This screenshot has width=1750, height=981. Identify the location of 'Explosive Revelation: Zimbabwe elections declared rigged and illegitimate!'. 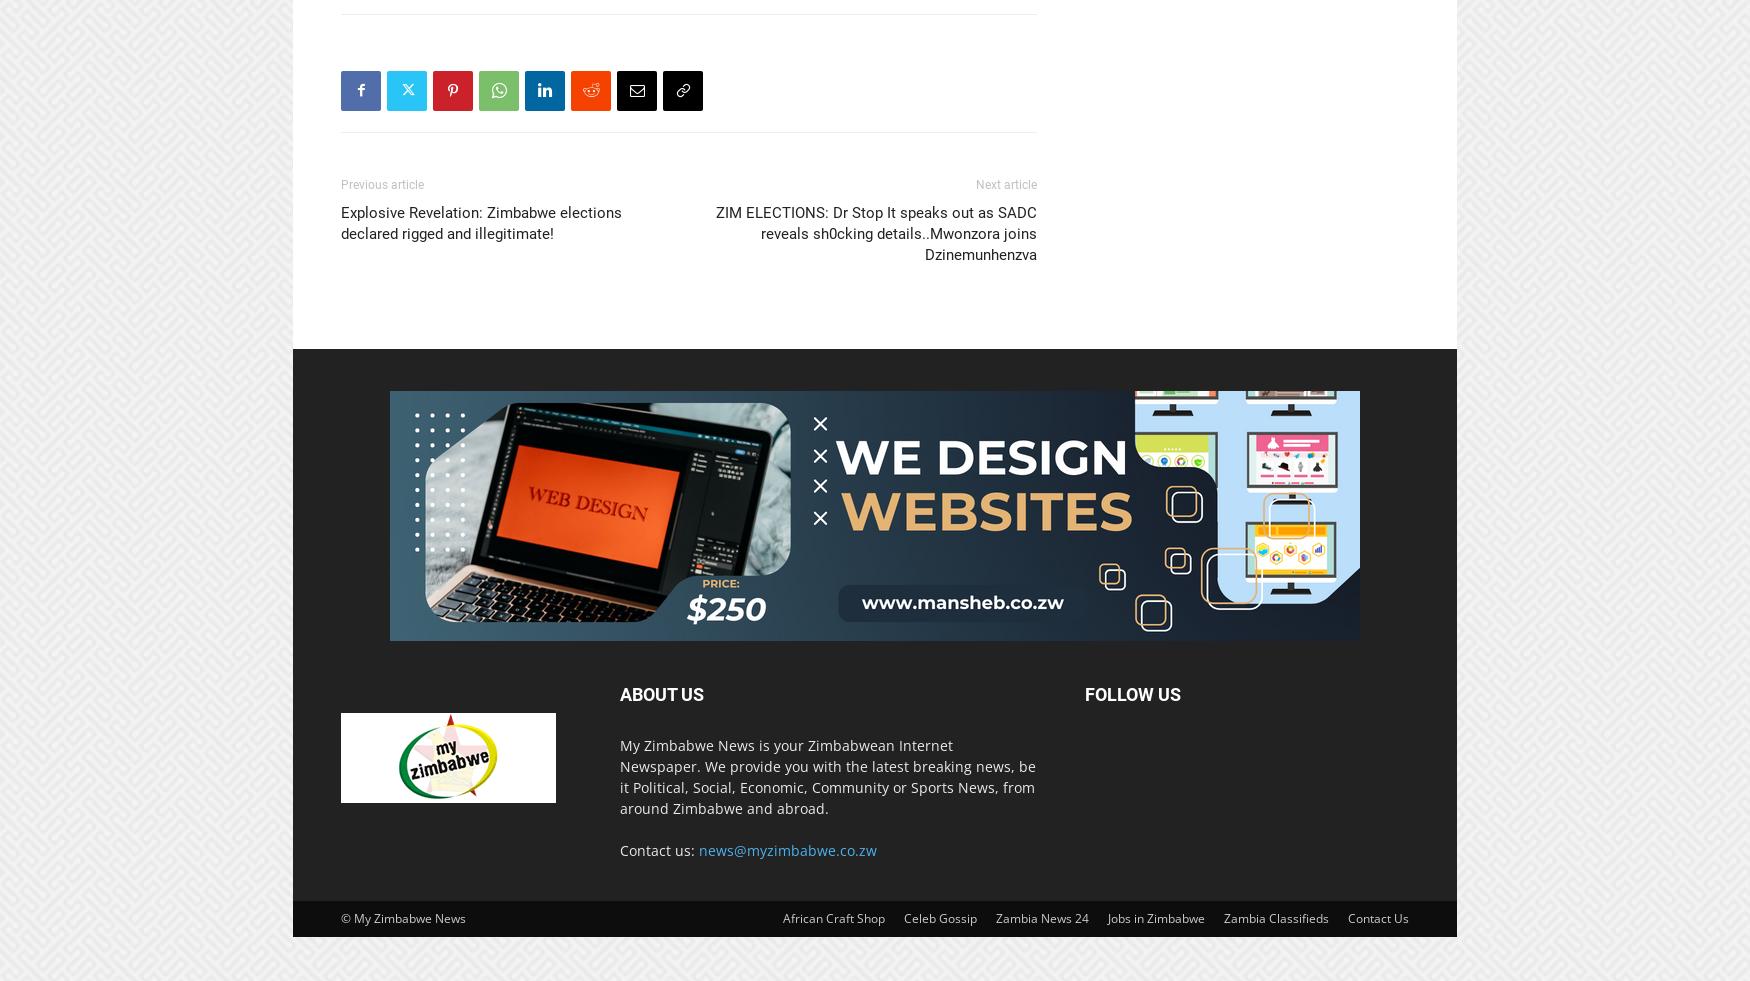
(481, 221).